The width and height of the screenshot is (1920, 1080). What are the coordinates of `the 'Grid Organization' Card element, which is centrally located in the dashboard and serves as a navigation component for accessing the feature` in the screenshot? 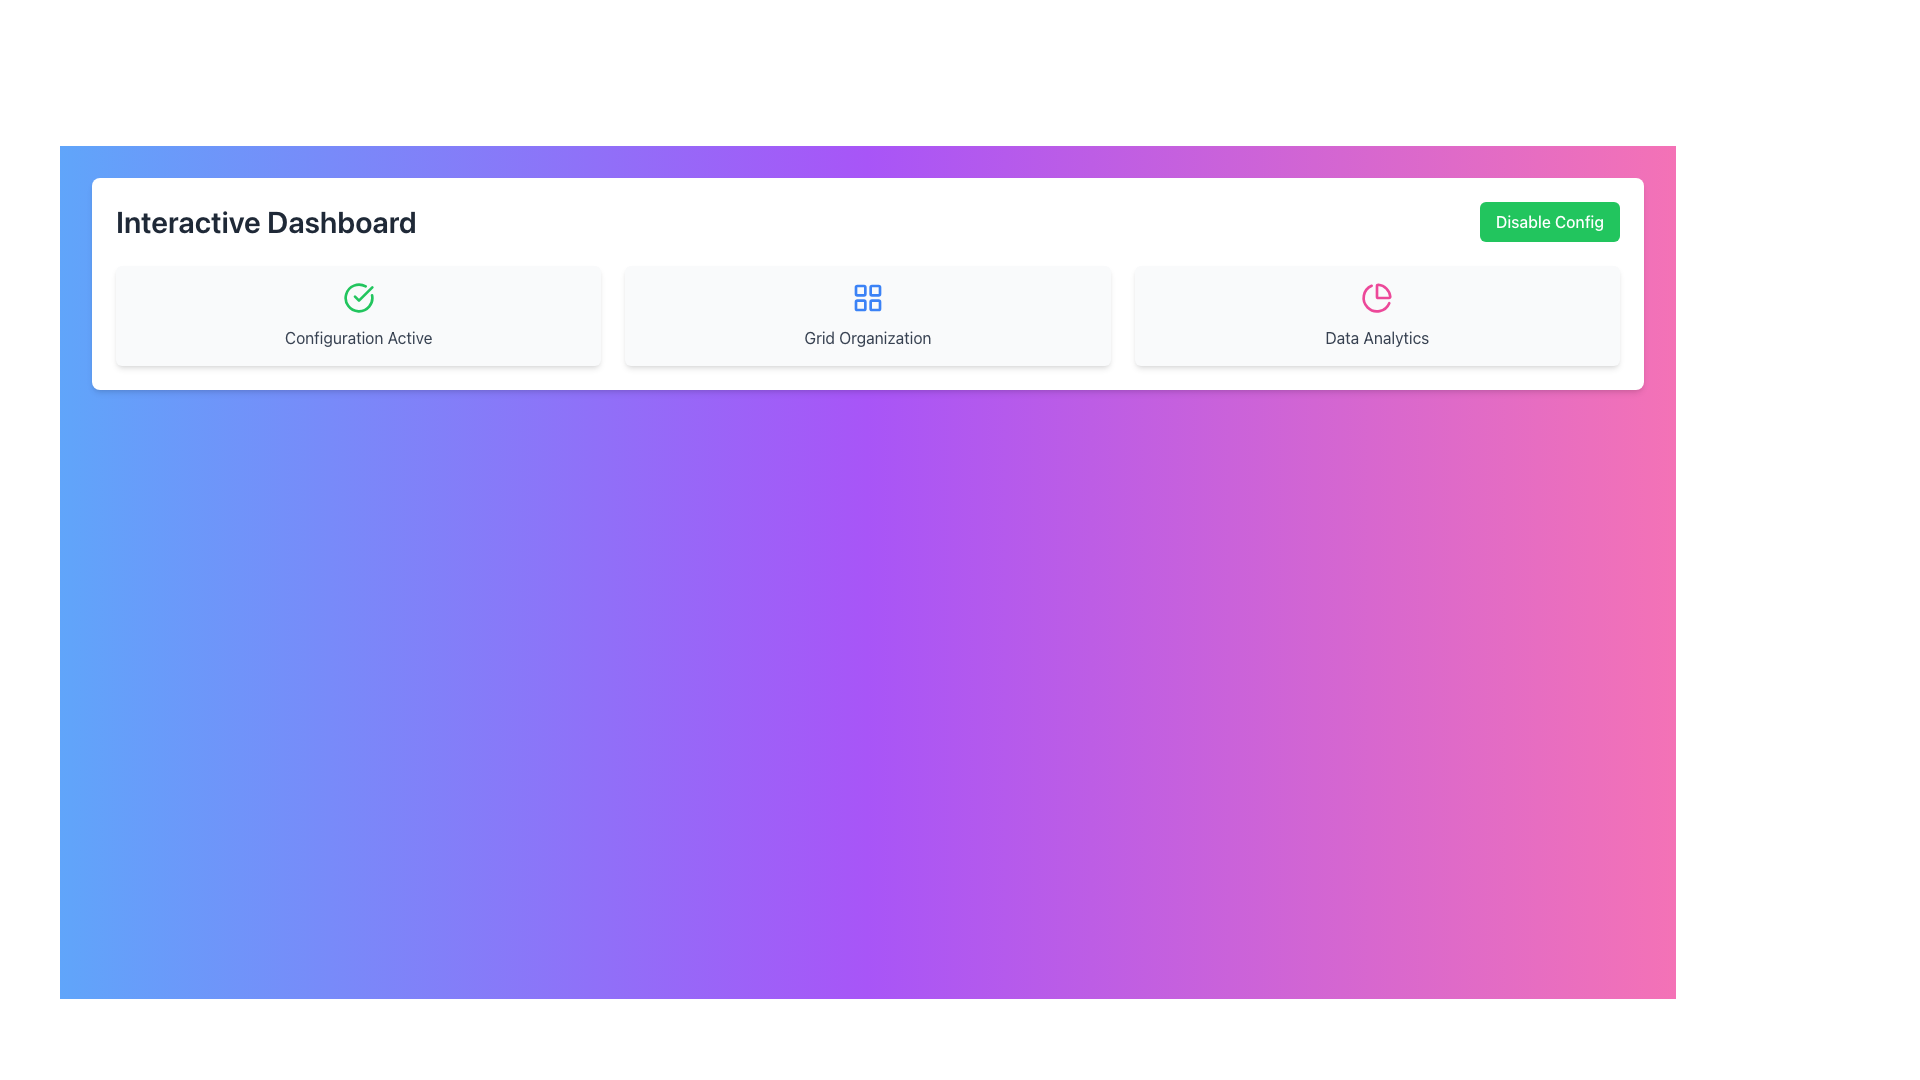 It's located at (868, 315).